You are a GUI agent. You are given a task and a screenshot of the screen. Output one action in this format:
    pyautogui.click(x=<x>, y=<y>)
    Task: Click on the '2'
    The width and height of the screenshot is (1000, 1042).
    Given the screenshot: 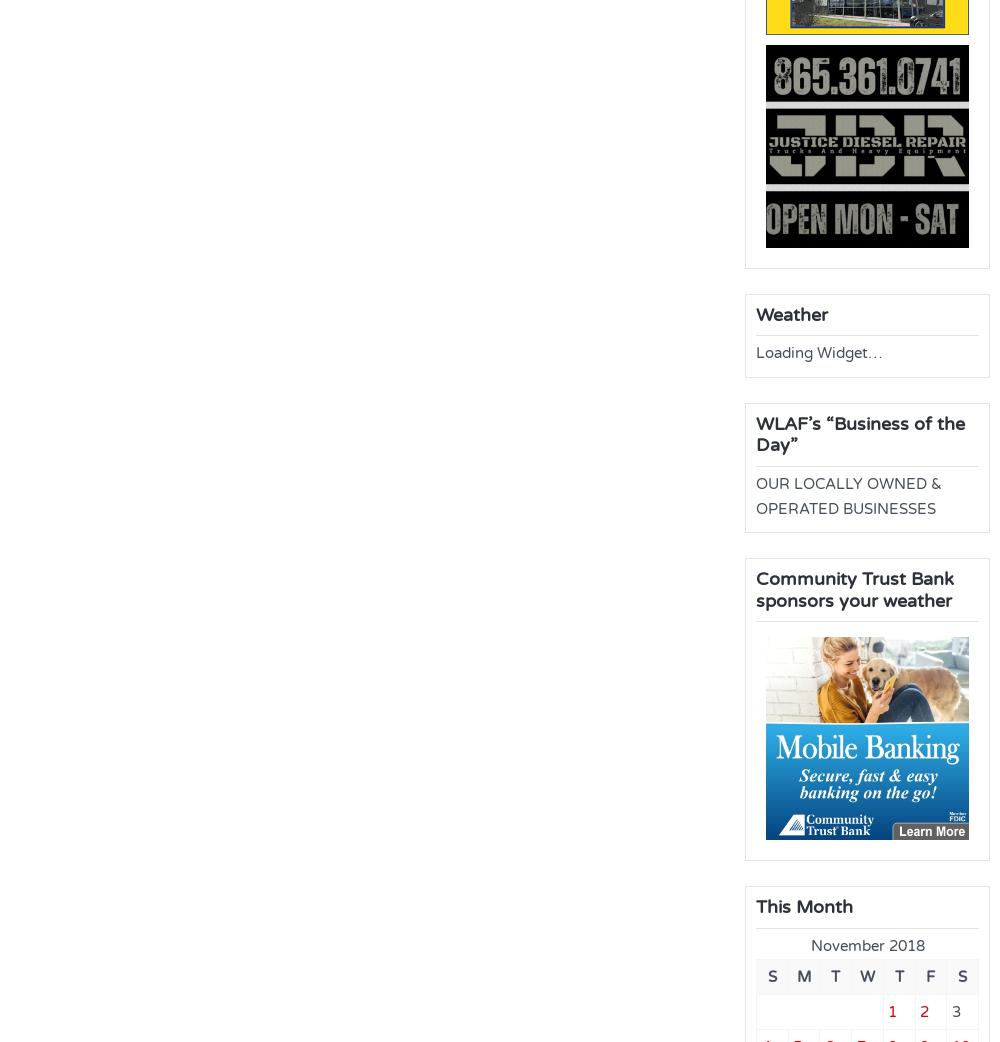 What is the action you would take?
    pyautogui.click(x=924, y=1010)
    